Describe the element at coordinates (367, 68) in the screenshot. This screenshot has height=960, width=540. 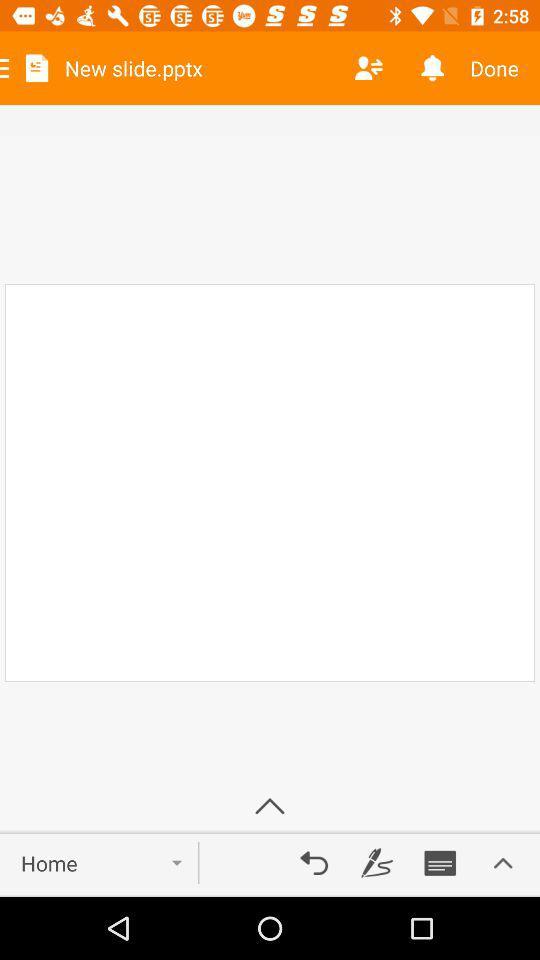
I see `the item next to new slide.pptx item` at that location.